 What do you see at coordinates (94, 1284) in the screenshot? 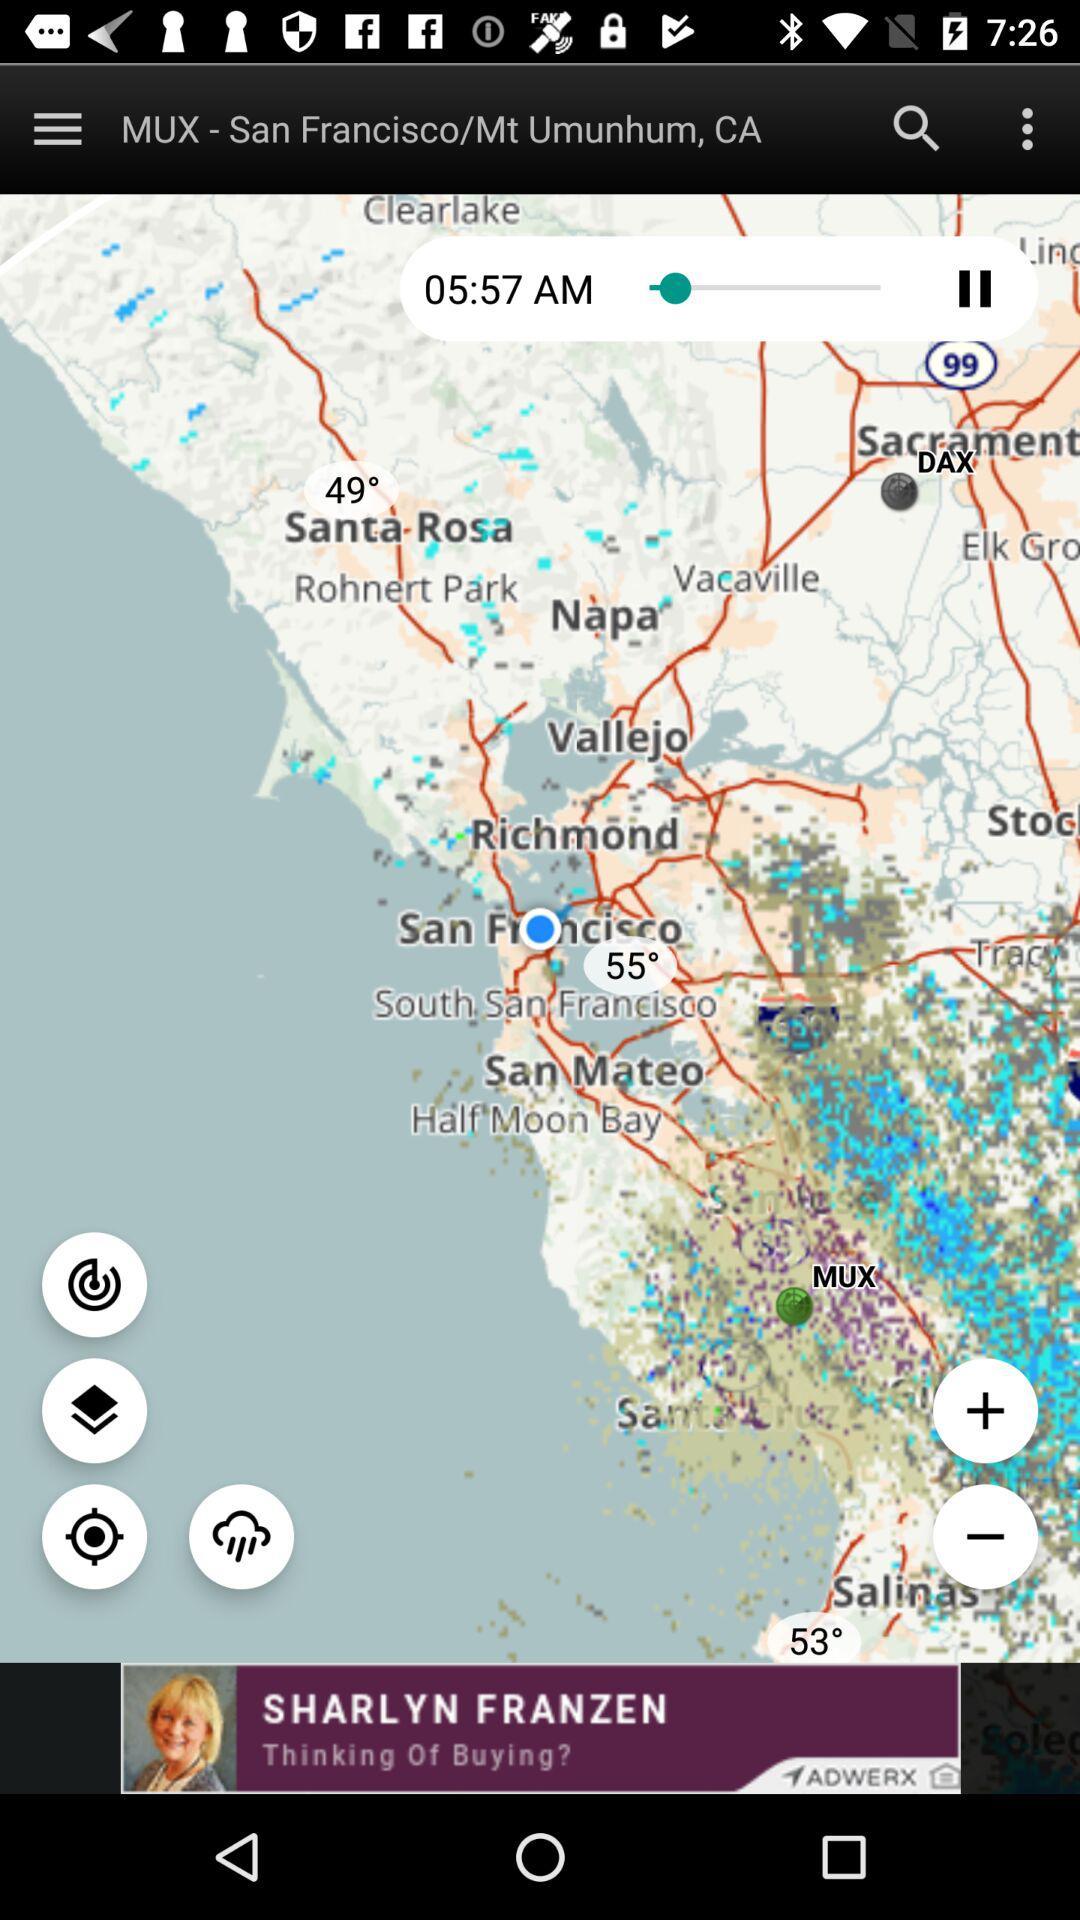
I see `point button` at bounding box center [94, 1284].